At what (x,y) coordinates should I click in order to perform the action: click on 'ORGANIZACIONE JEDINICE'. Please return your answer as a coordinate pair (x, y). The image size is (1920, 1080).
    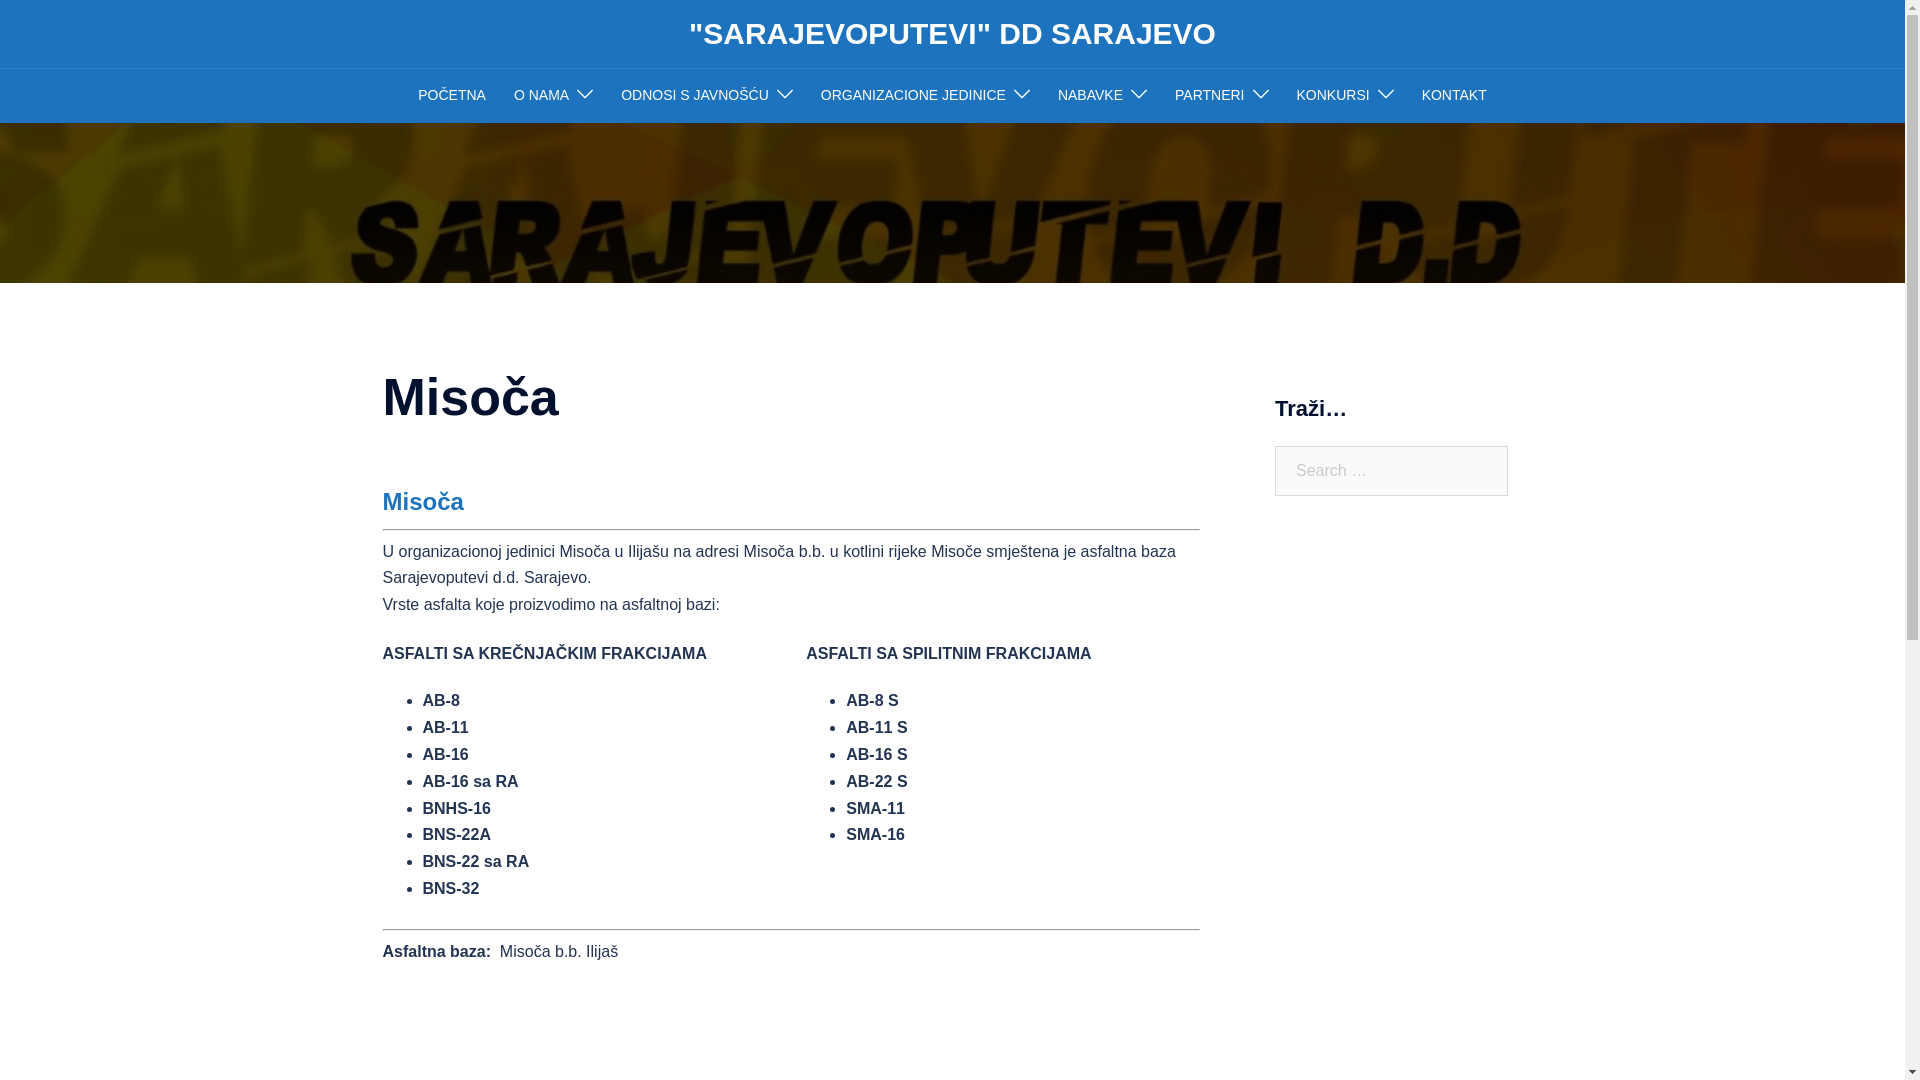
    Looking at the image, I should click on (912, 96).